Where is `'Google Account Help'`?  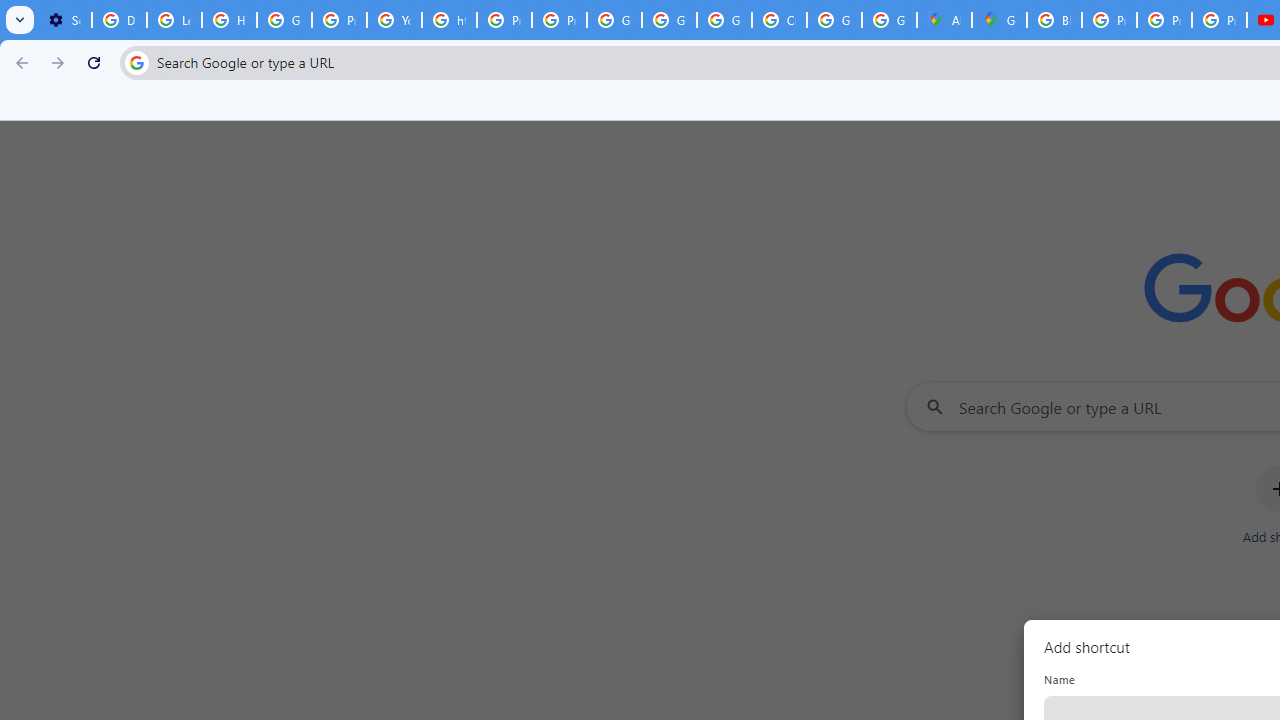
'Google Account Help' is located at coordinates (283, 20).